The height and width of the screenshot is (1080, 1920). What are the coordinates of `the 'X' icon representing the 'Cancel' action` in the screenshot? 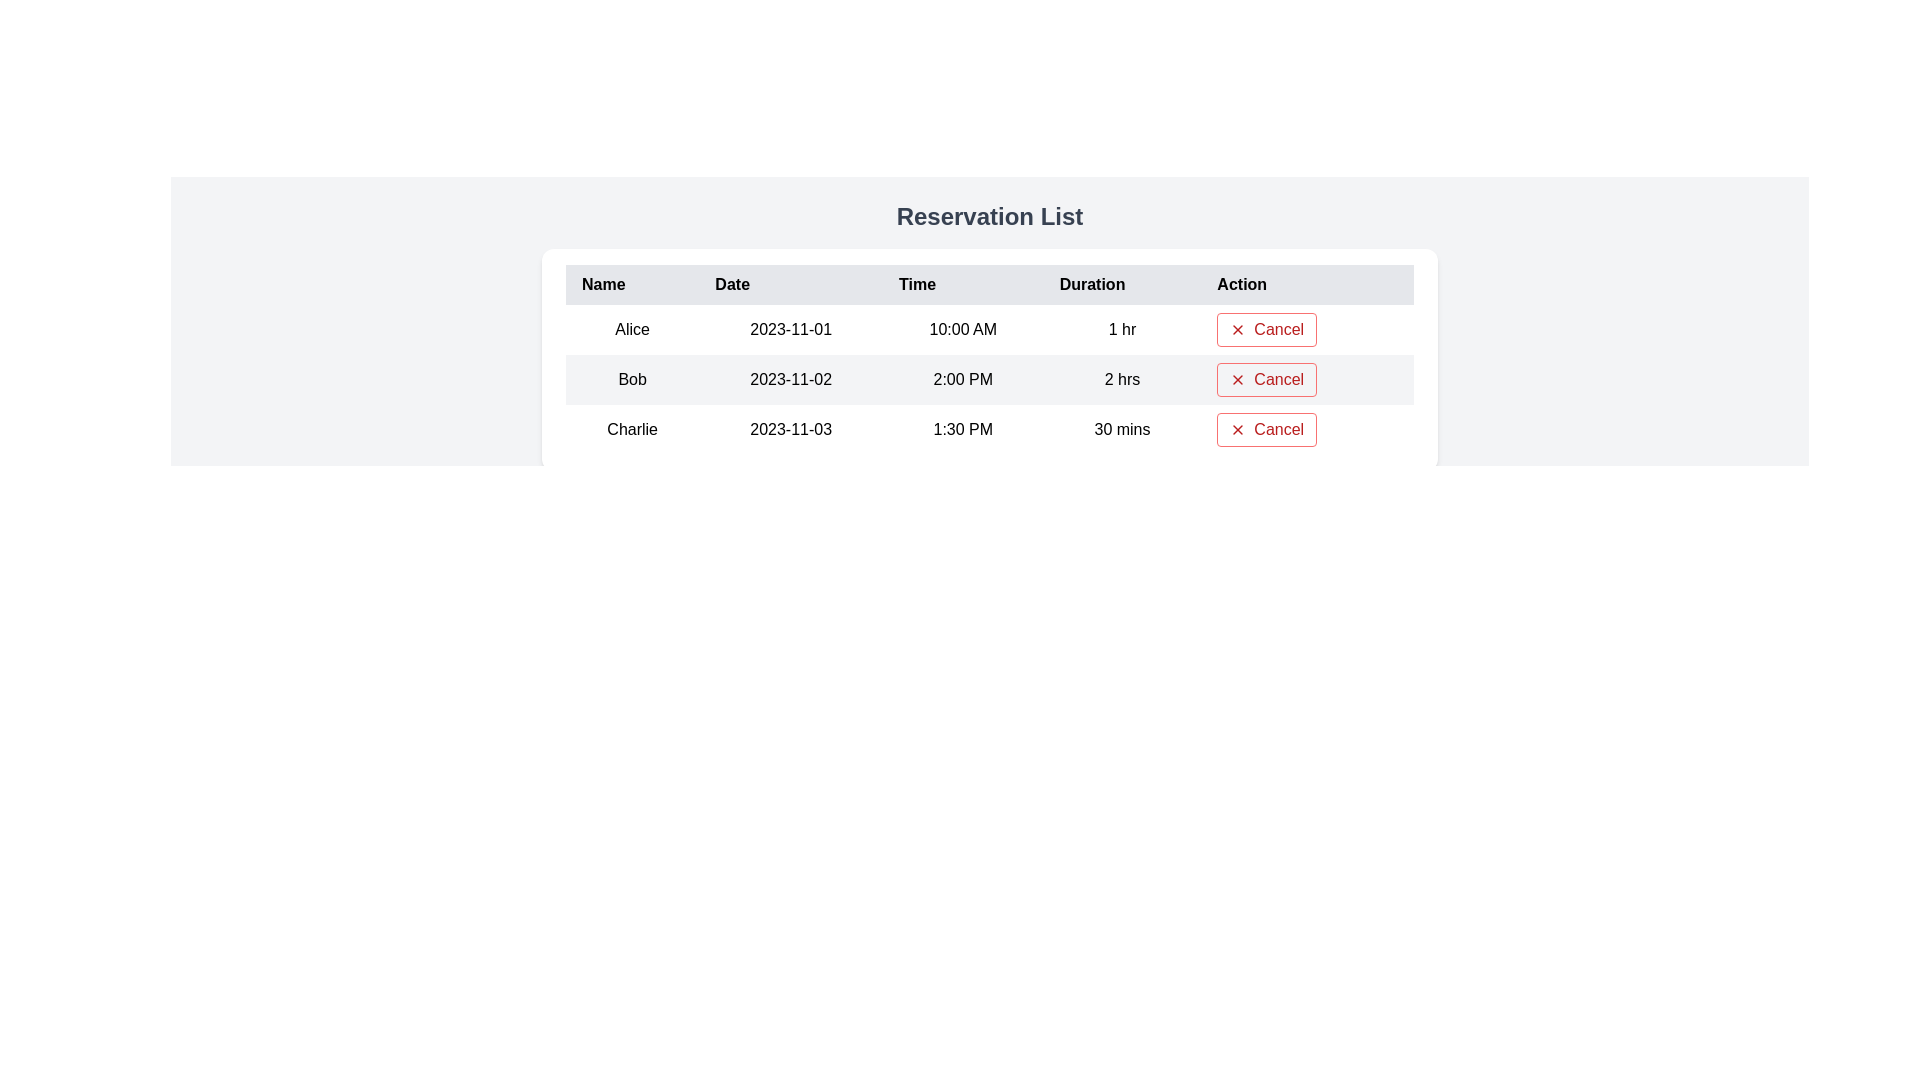 It's located at (1237, 380).